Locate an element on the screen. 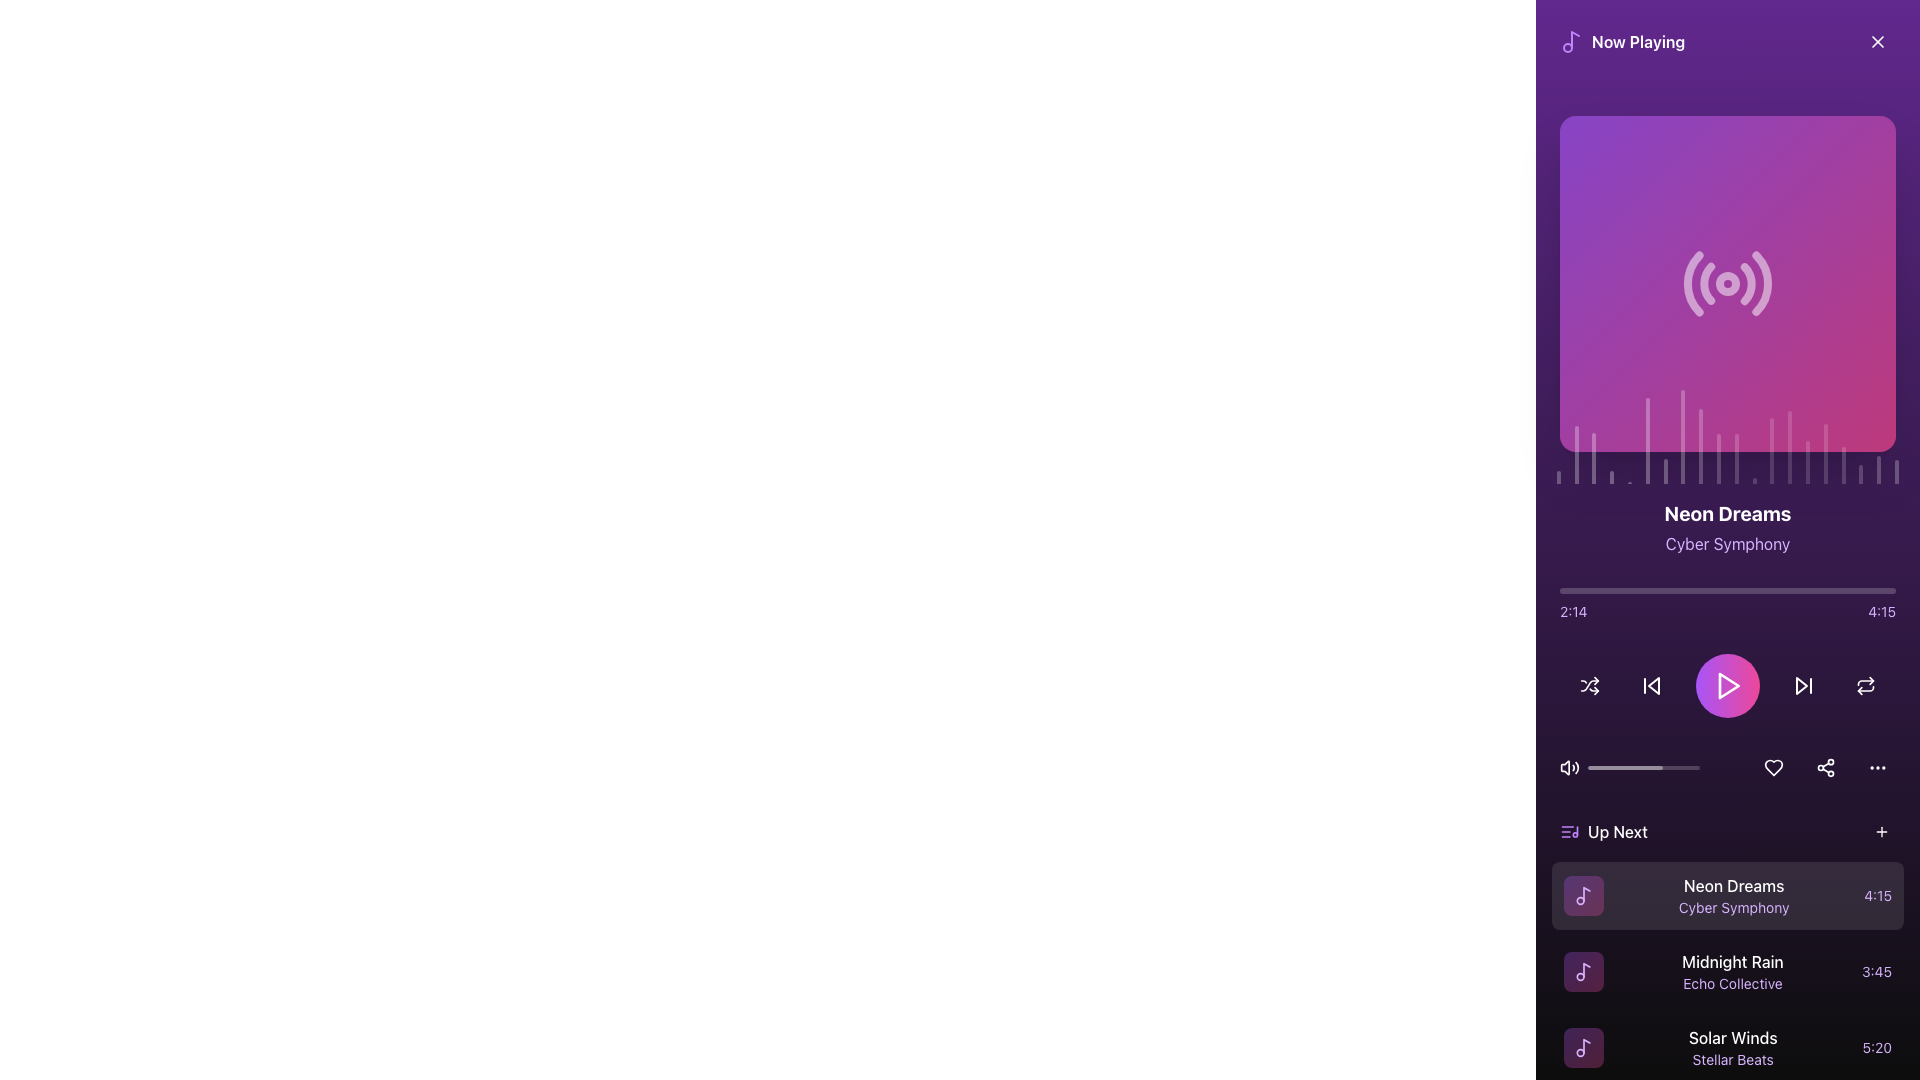  the 15th vertical graphic bar in the visualizer component, which is a thin white bar with rounded top corners positioned at the bottom of the player interface is located at coordinates (1808, 462).